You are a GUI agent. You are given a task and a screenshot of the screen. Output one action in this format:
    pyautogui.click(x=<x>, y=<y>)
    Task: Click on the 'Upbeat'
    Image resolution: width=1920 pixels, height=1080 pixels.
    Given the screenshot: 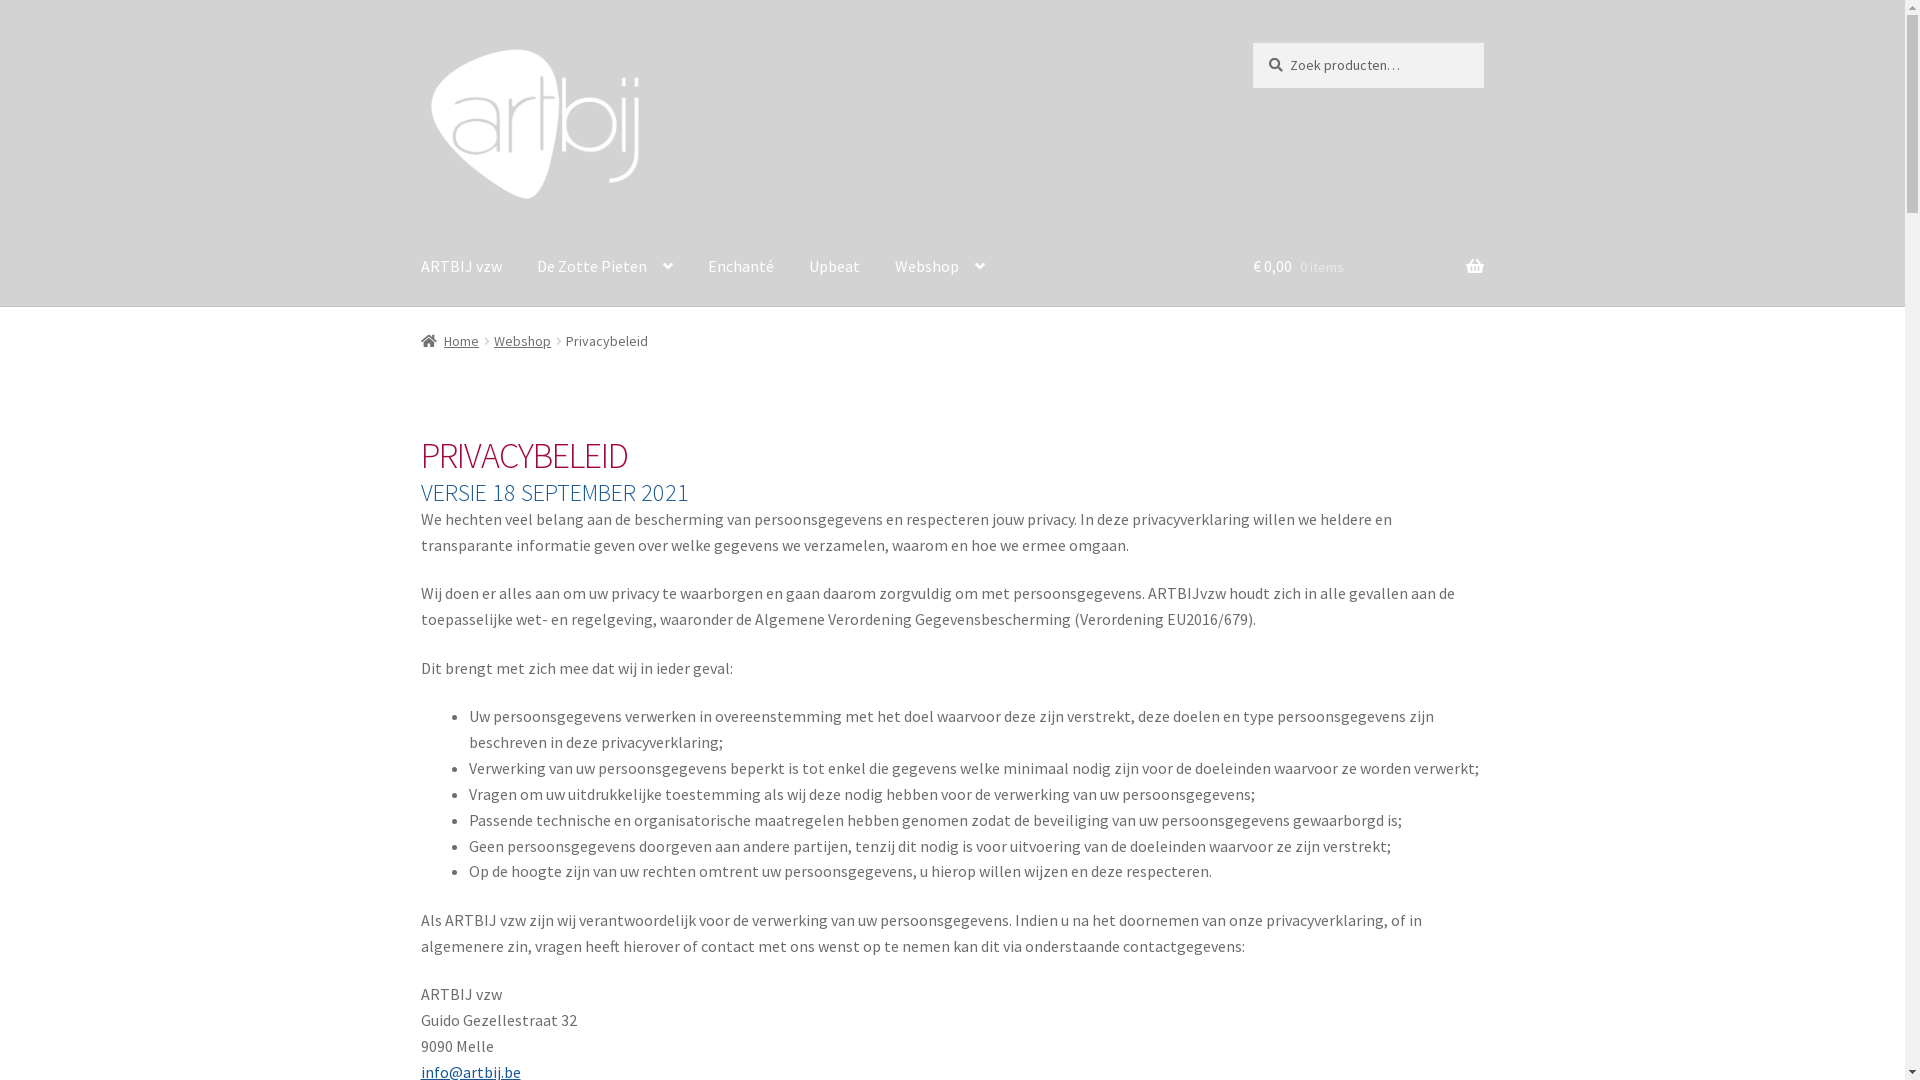 What is the action you would take?
    pyautogui.click(x=834, y=265)
    